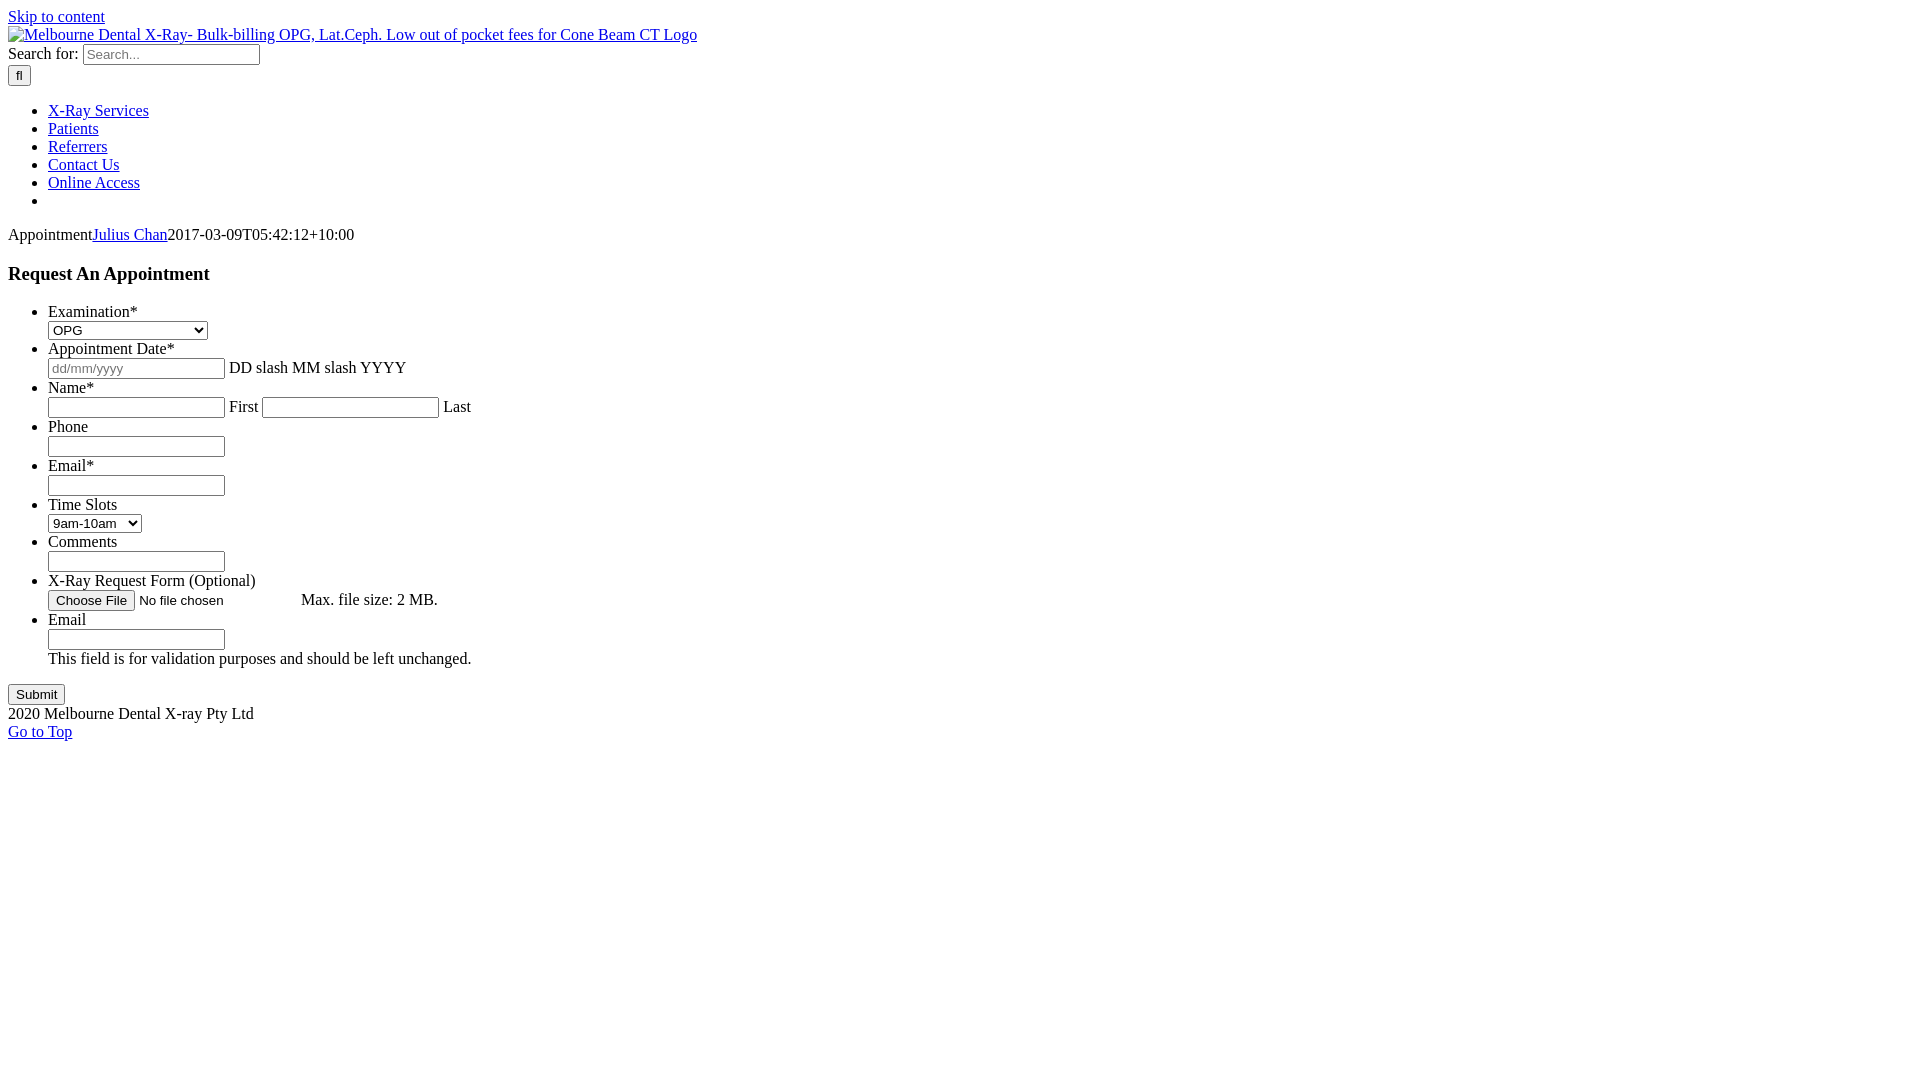 Image resolution: width=1920 pixels, height=1080 pixels. Describe the element at coordinates (97, 110) in the screenshot. I see `'X-Ray Services'` at that location.